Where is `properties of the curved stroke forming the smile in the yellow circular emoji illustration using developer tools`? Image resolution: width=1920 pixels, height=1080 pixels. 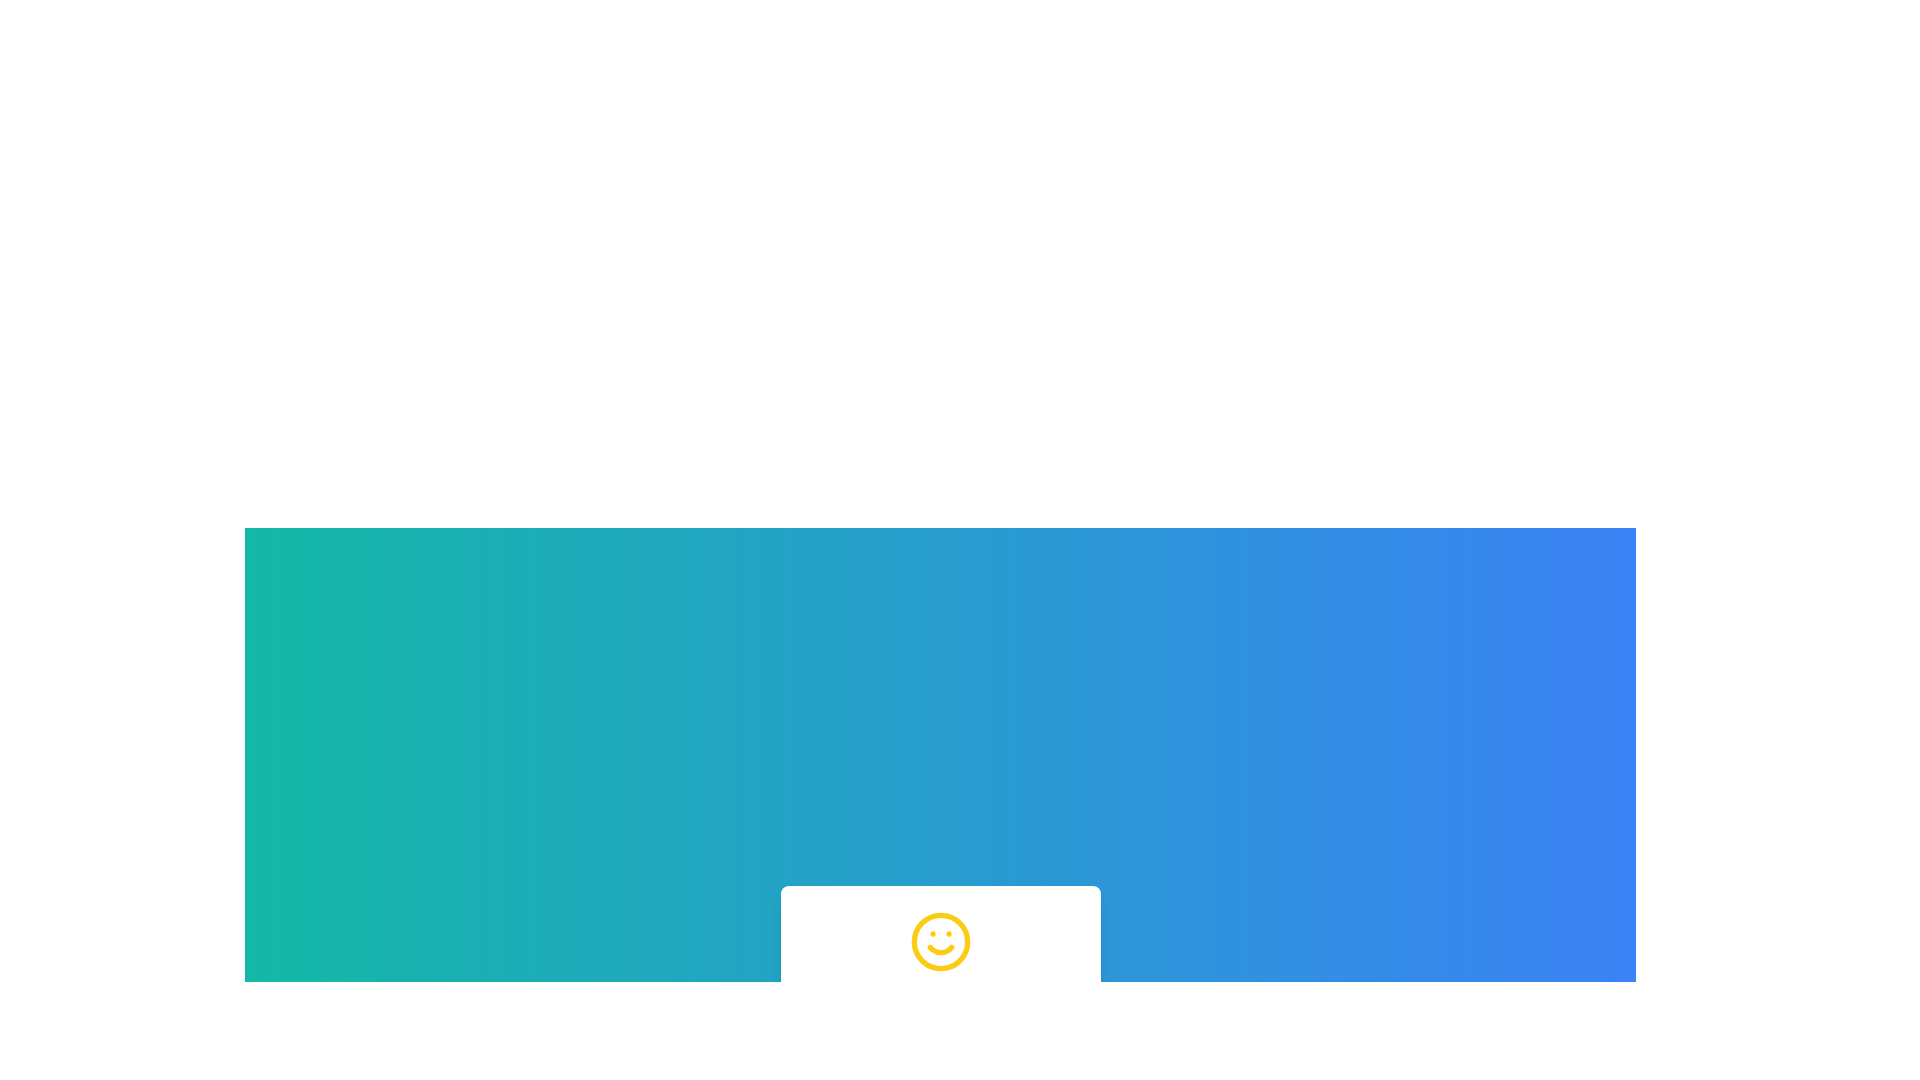 properties of the curved stroke forming the smile in the yellow circular emoji illustration using developer tools is located at coordinates (939, 948).